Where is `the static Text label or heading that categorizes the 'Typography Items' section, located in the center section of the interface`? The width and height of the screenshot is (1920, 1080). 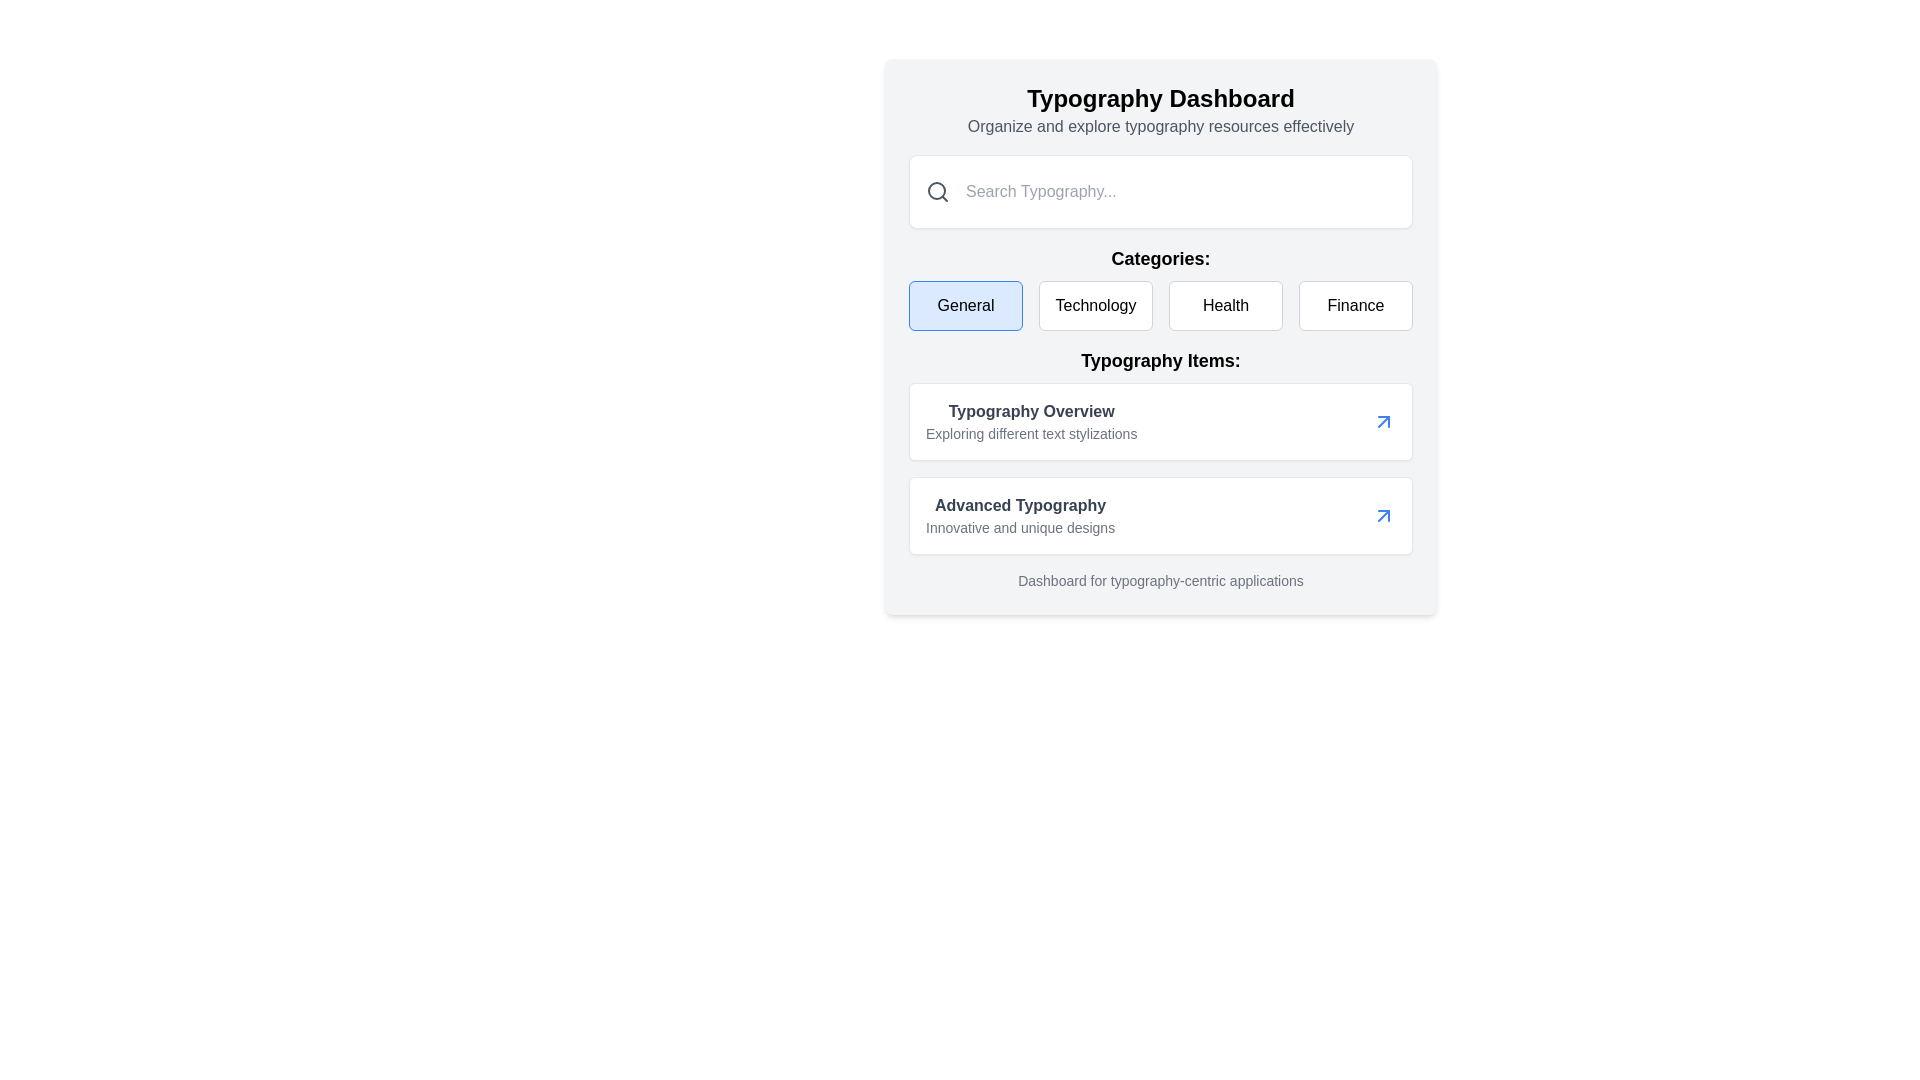 the static Text label or heading that categorizes the 'Typography Items' section, located in the center section of the interface is located at coordinates (1161, 361).